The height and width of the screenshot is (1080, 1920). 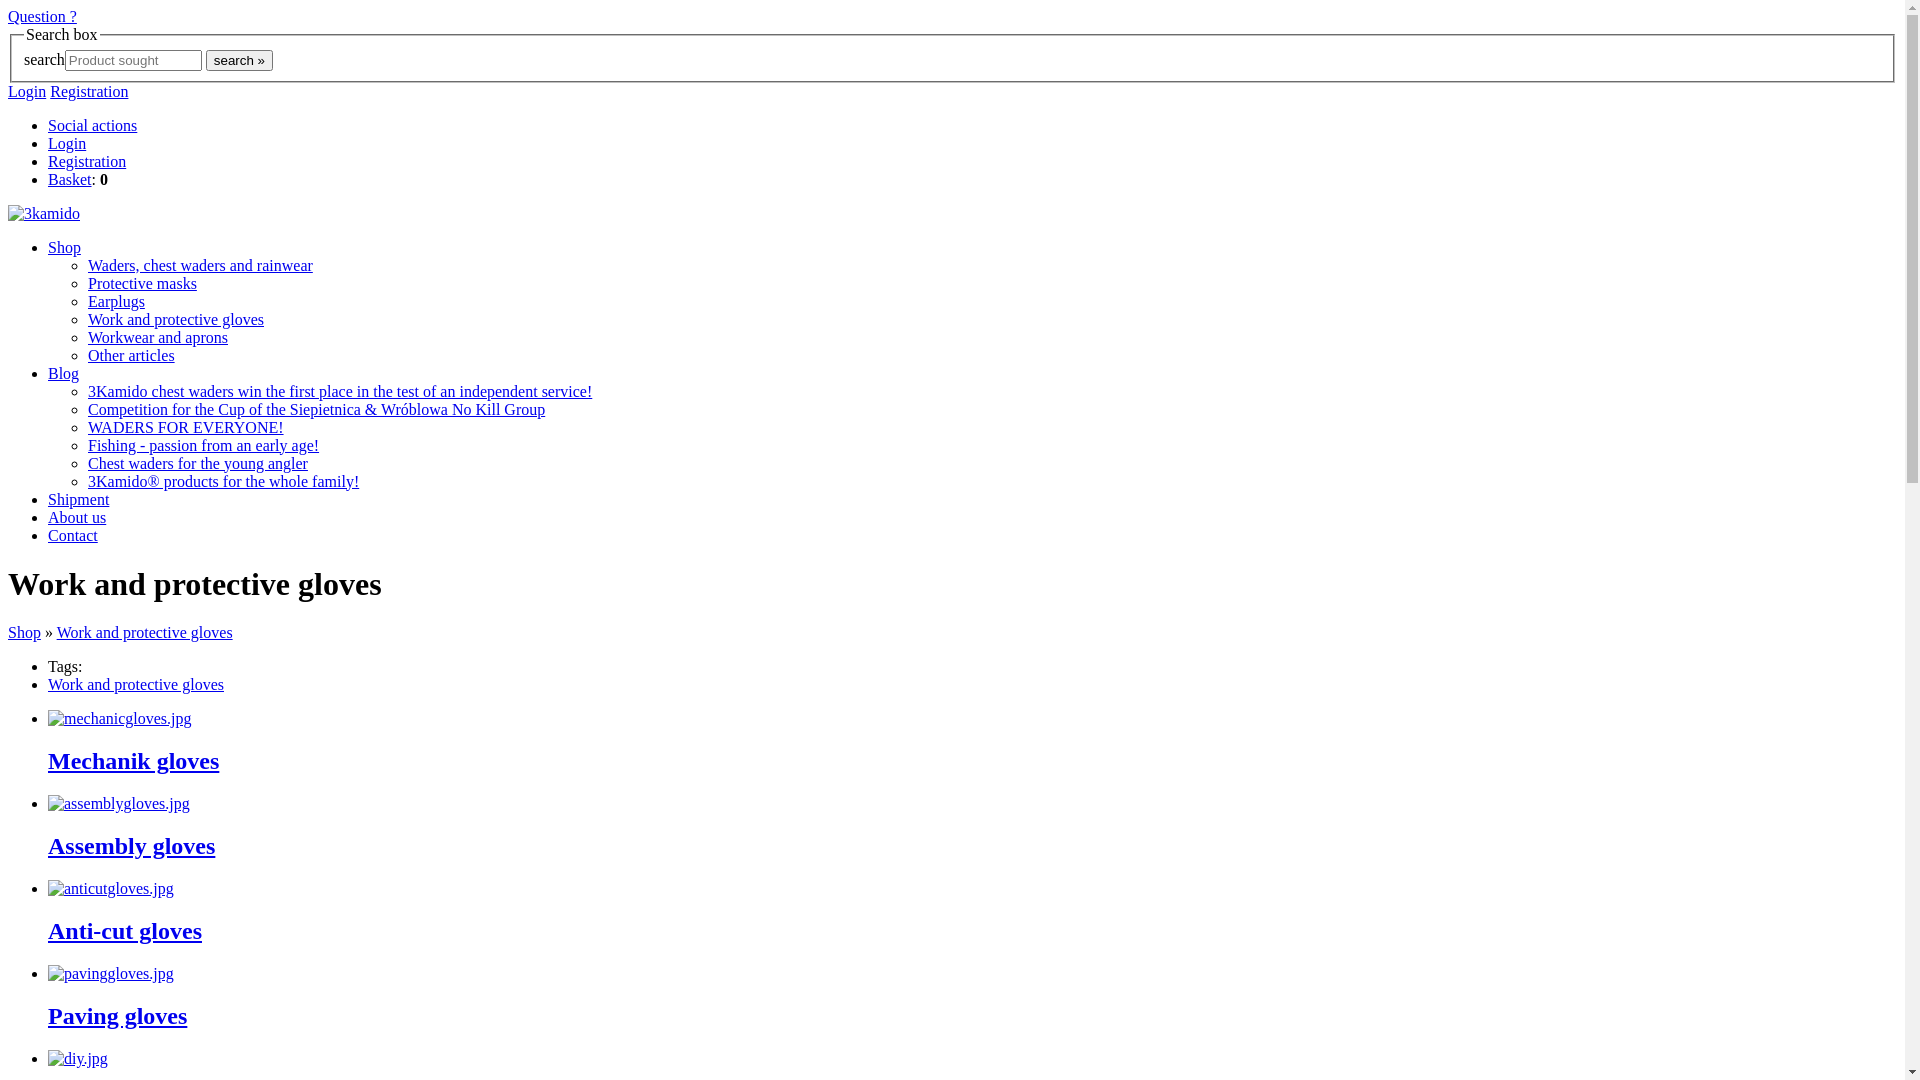 What do you see at coordinates (157, 336) in the screenshot?
I see `'Workwear and aprons'` at bounding box center [157, 336].